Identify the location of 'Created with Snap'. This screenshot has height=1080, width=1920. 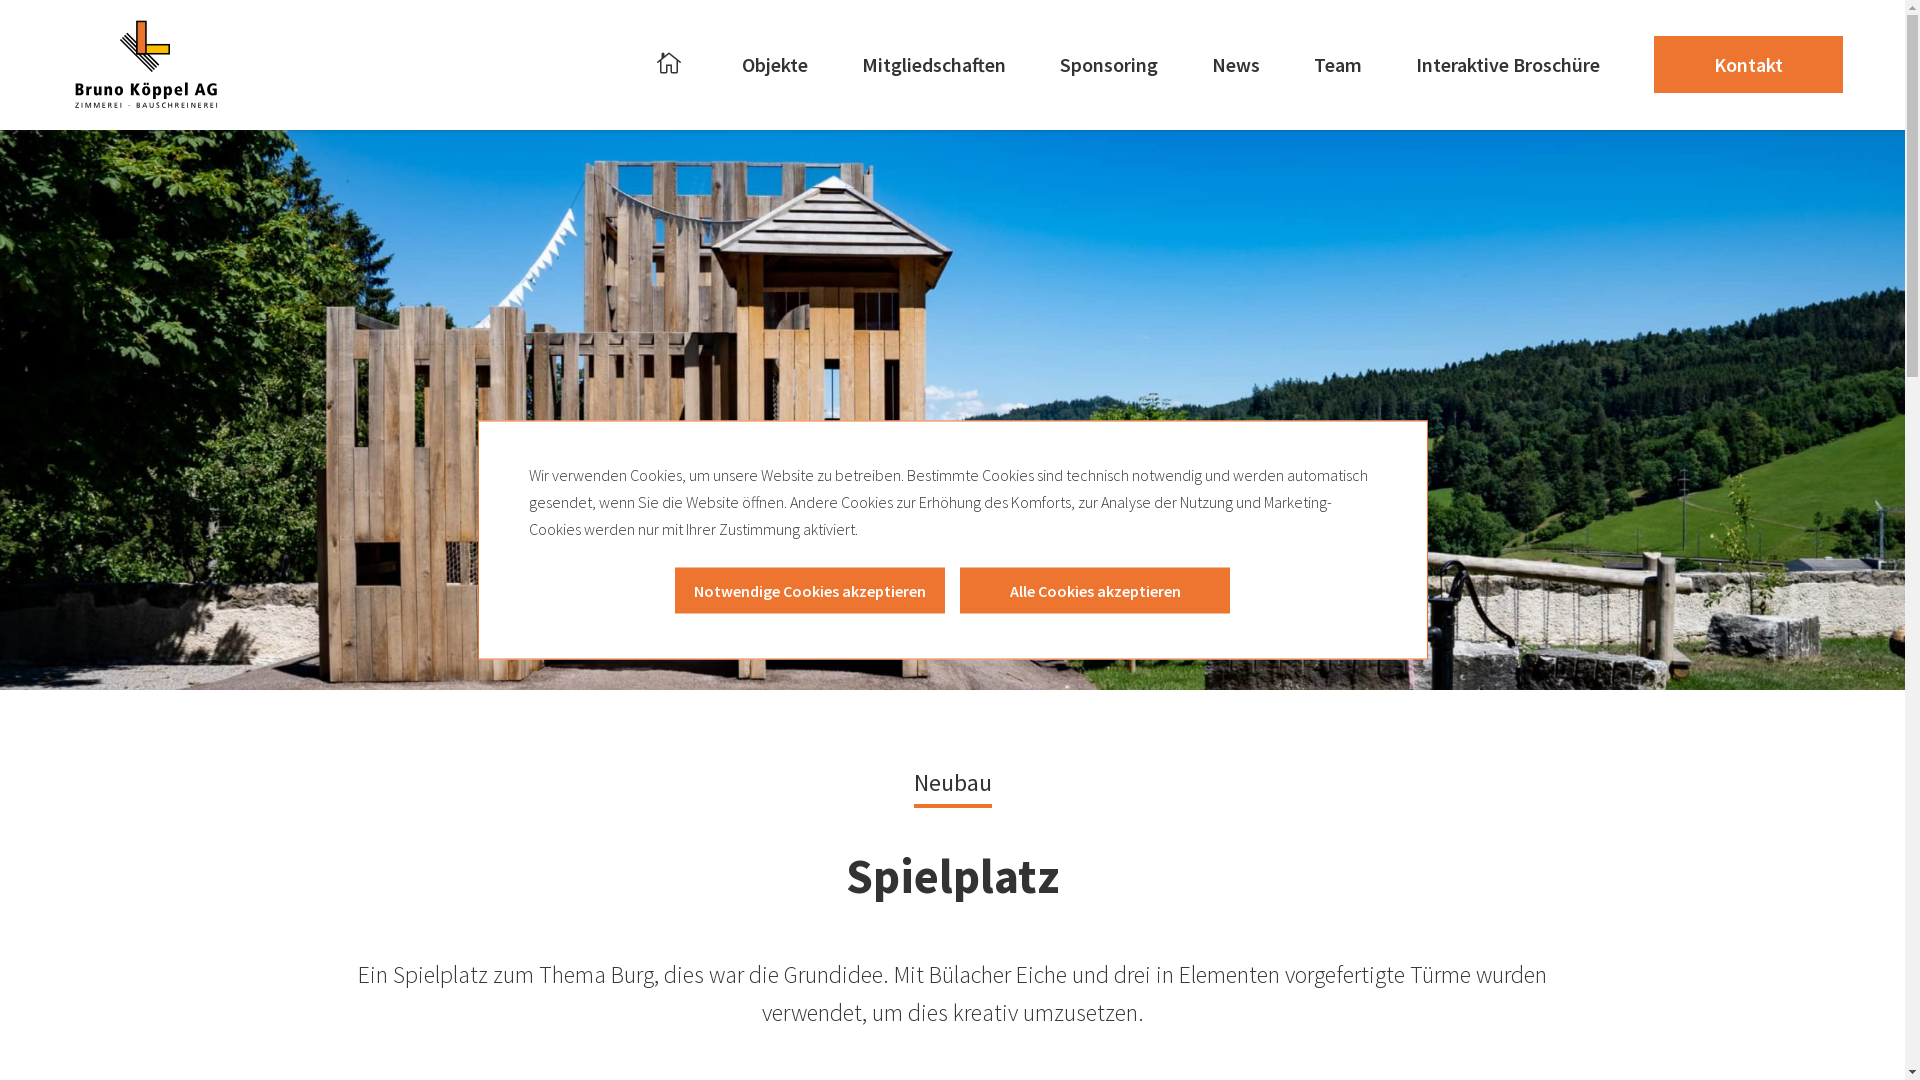
(147, 73).